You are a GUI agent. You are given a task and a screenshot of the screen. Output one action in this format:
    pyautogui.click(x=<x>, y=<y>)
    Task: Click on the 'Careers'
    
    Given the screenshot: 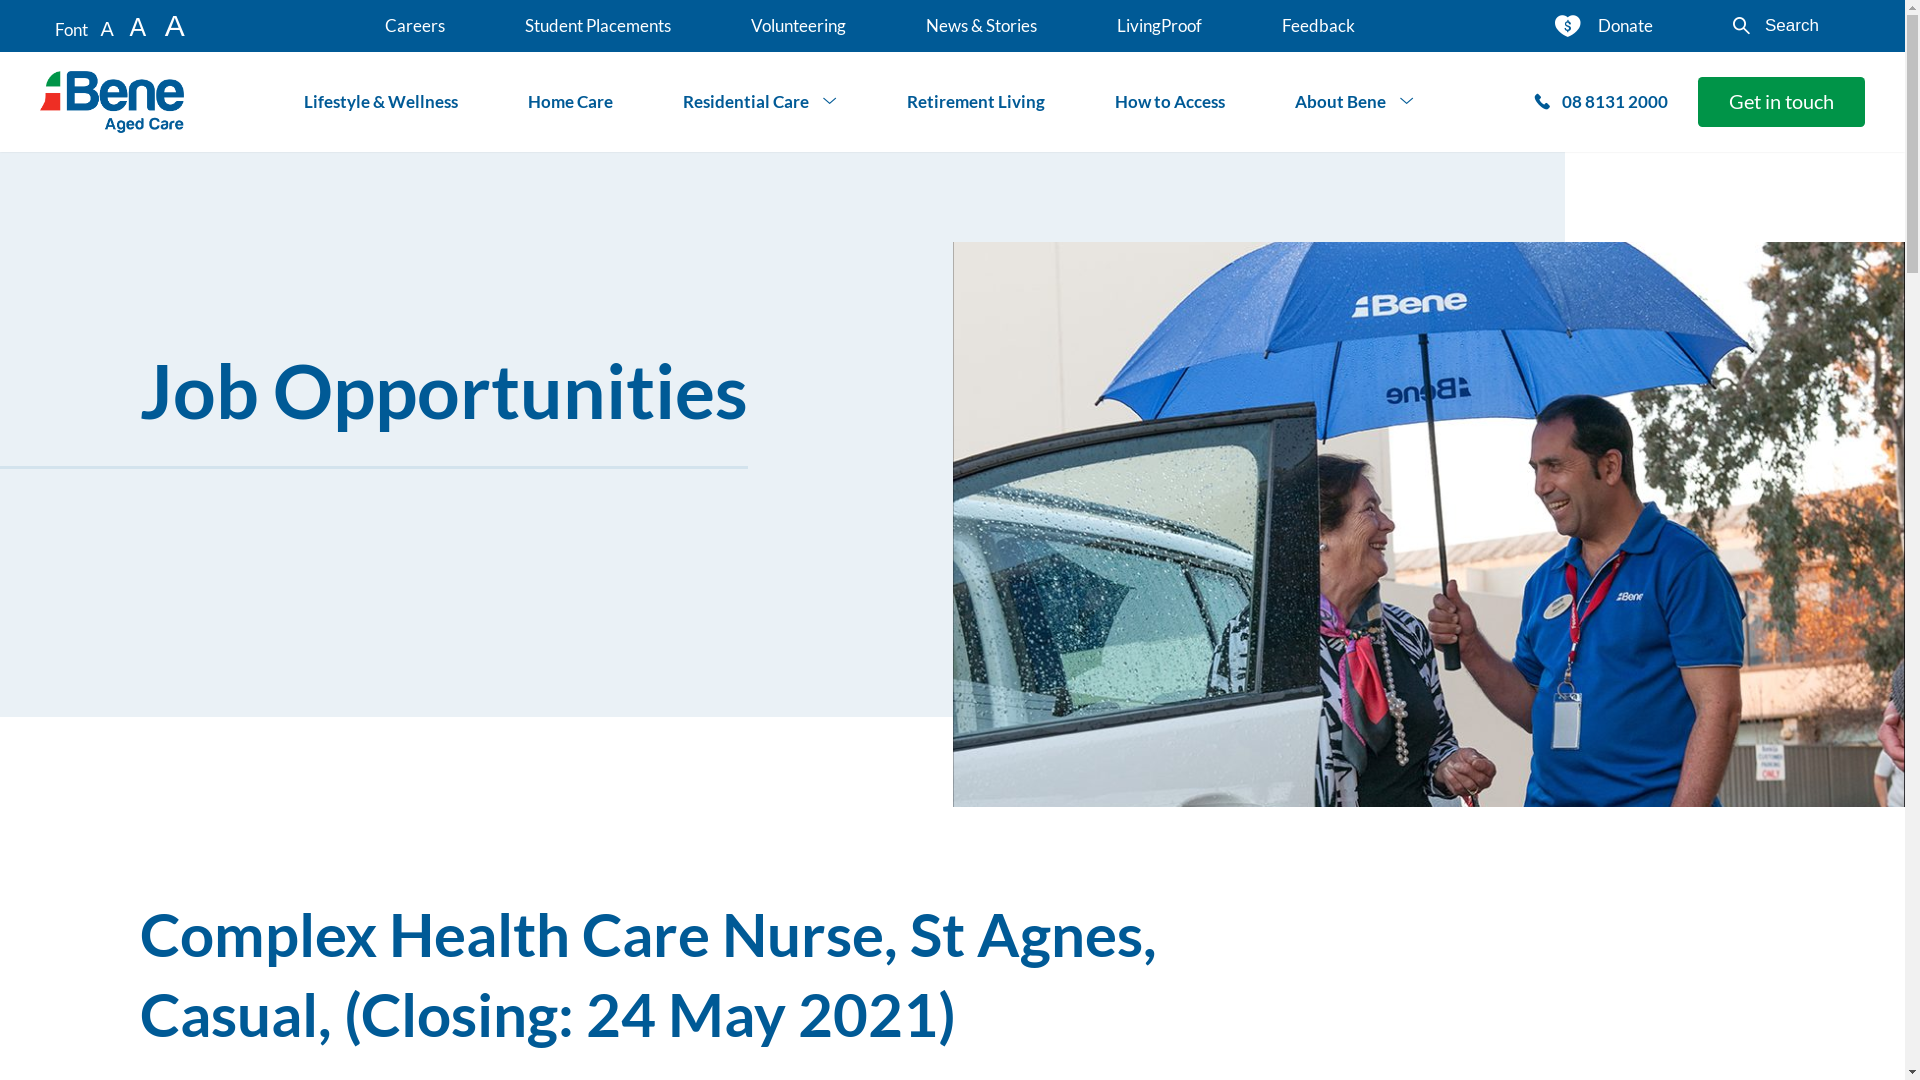 What is the action you would take?
    pyautogui.click(x=413, y=26)
    